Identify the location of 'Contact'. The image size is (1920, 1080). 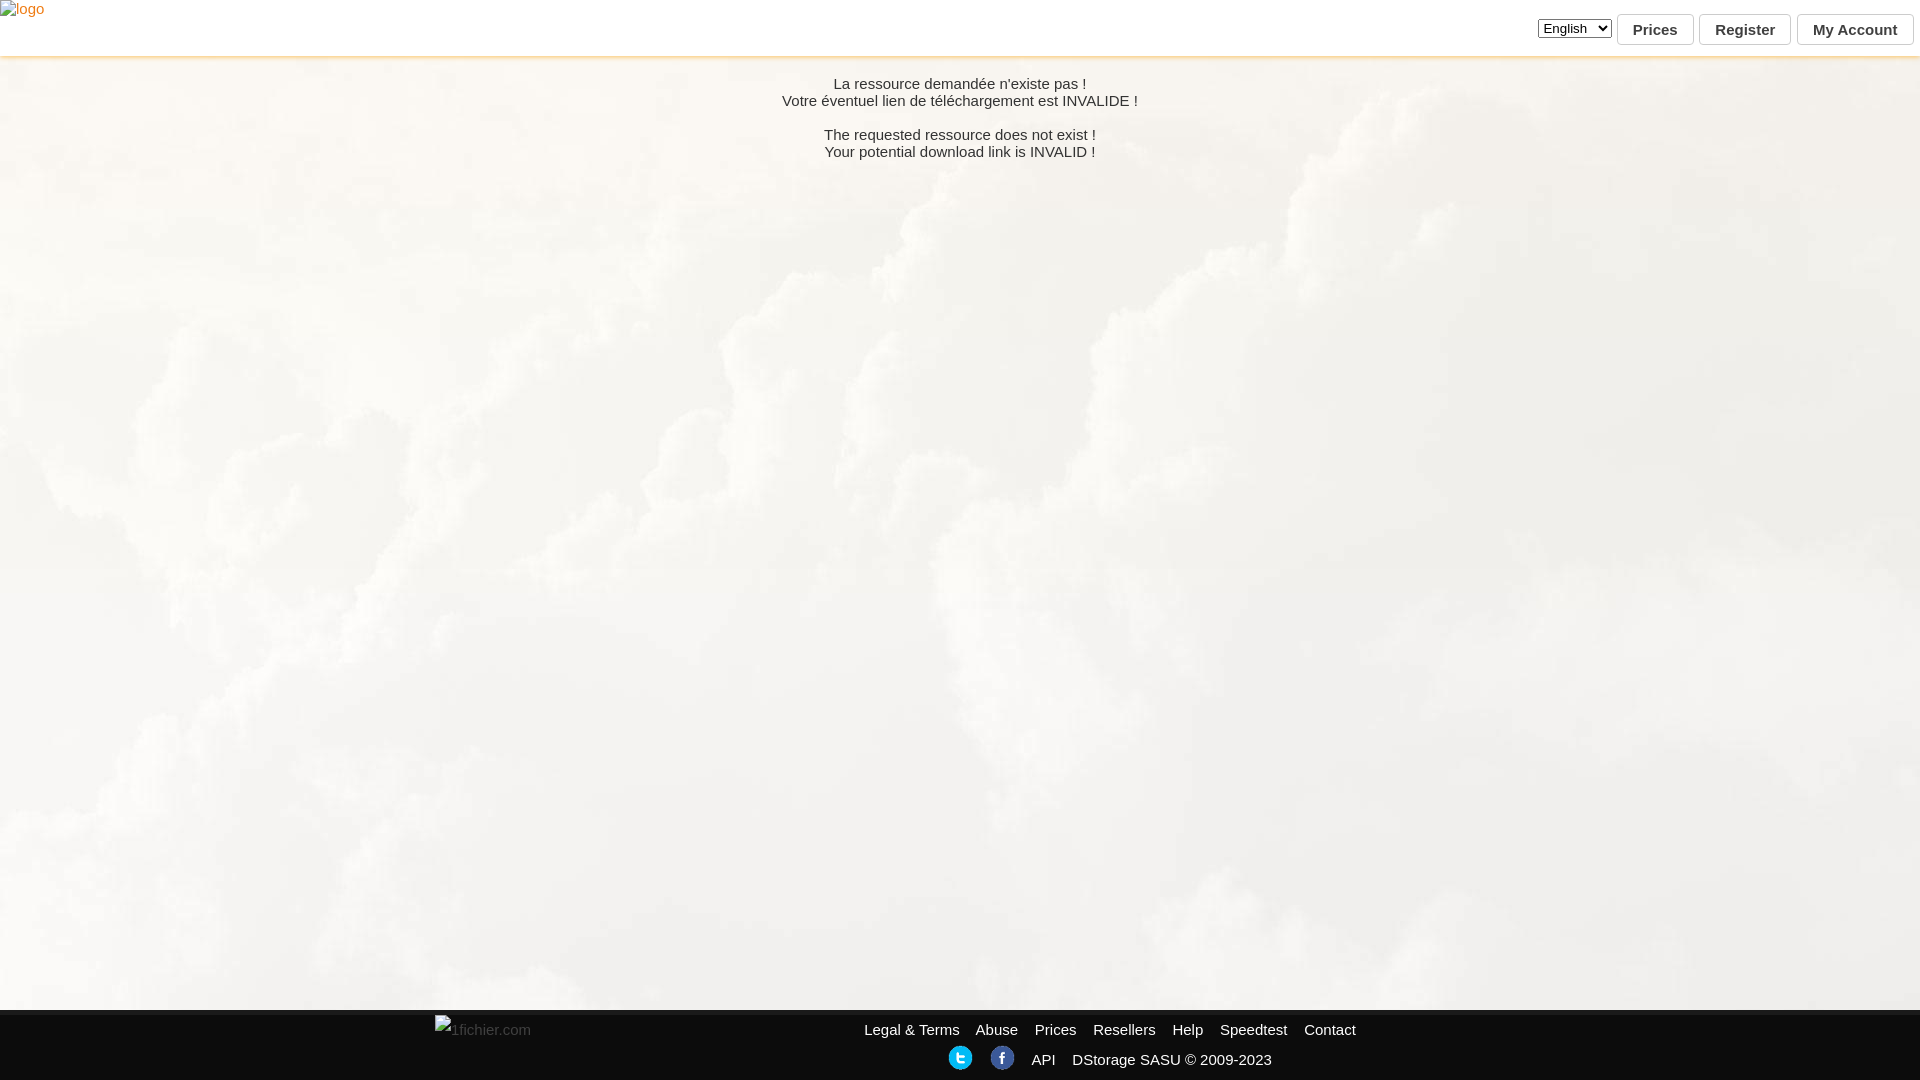
(1329, 1029).